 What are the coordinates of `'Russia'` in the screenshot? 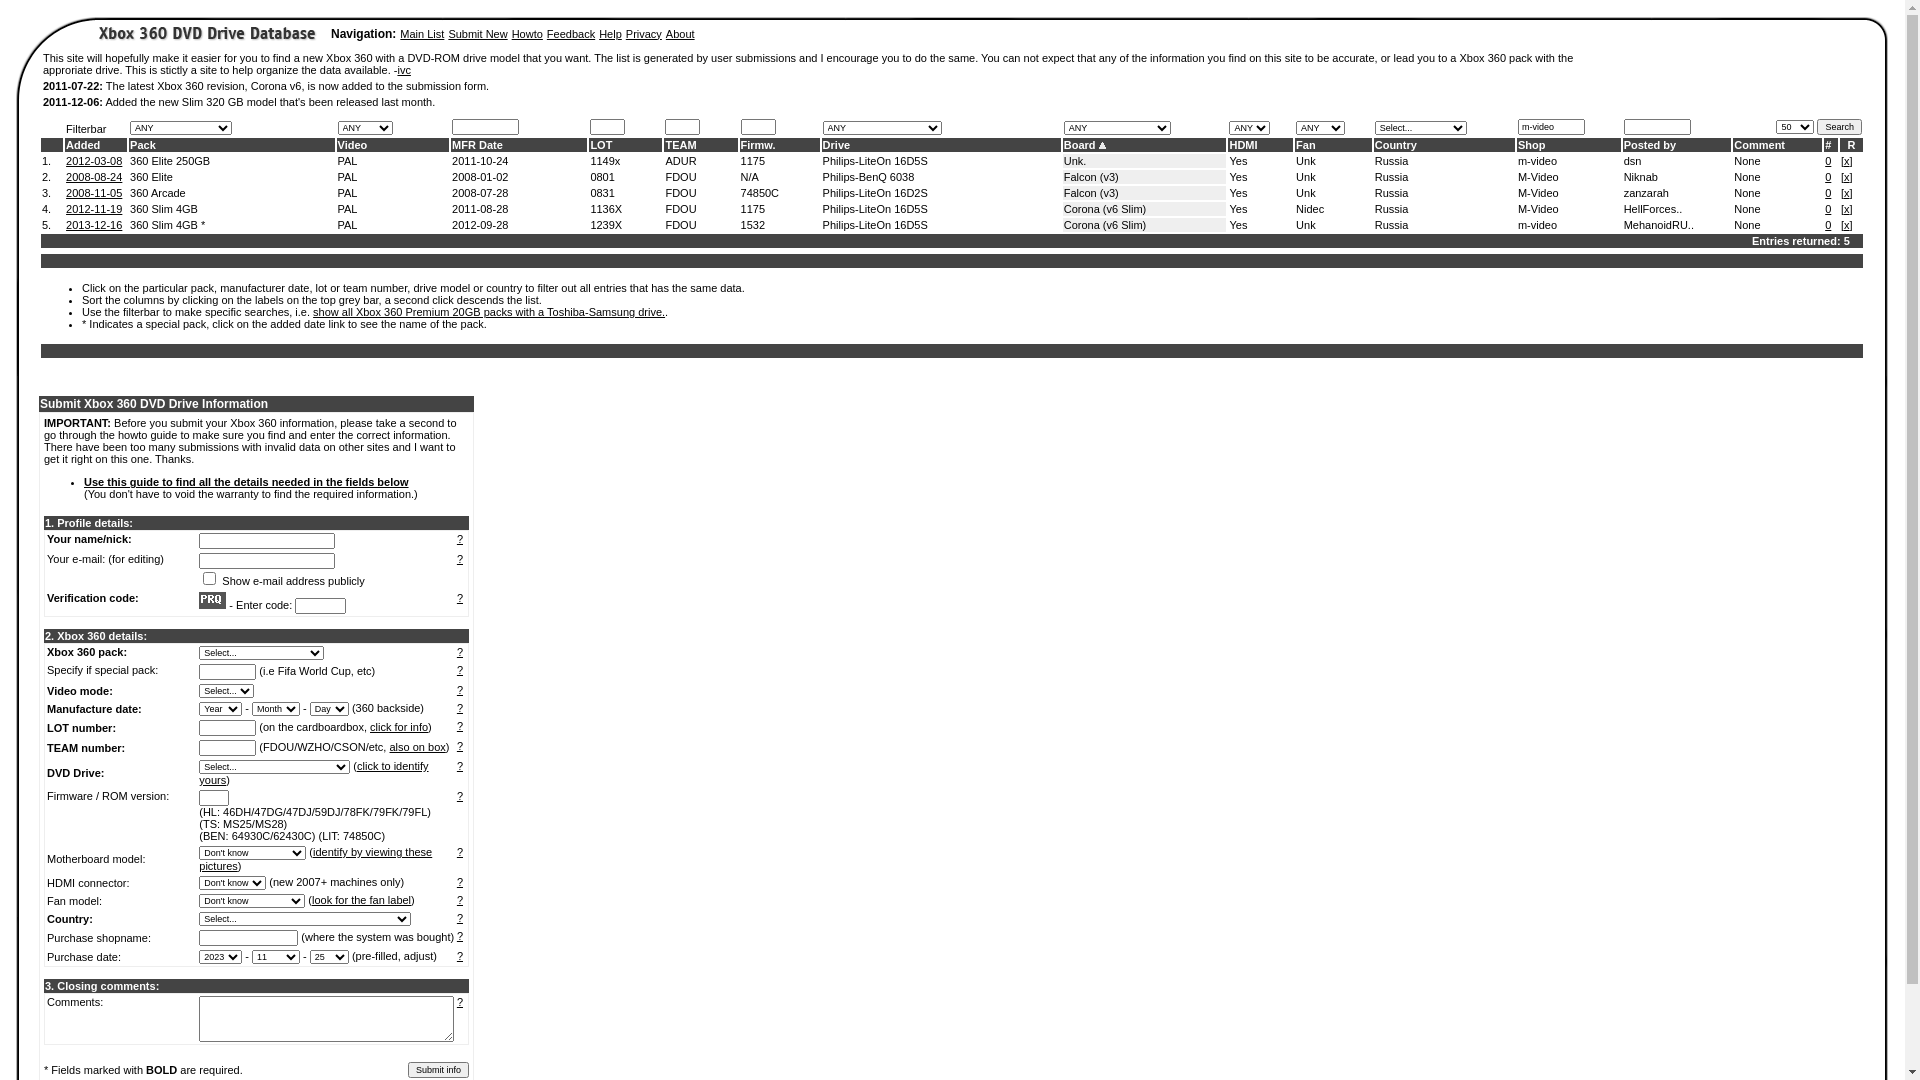 It's located at (1391, 192).